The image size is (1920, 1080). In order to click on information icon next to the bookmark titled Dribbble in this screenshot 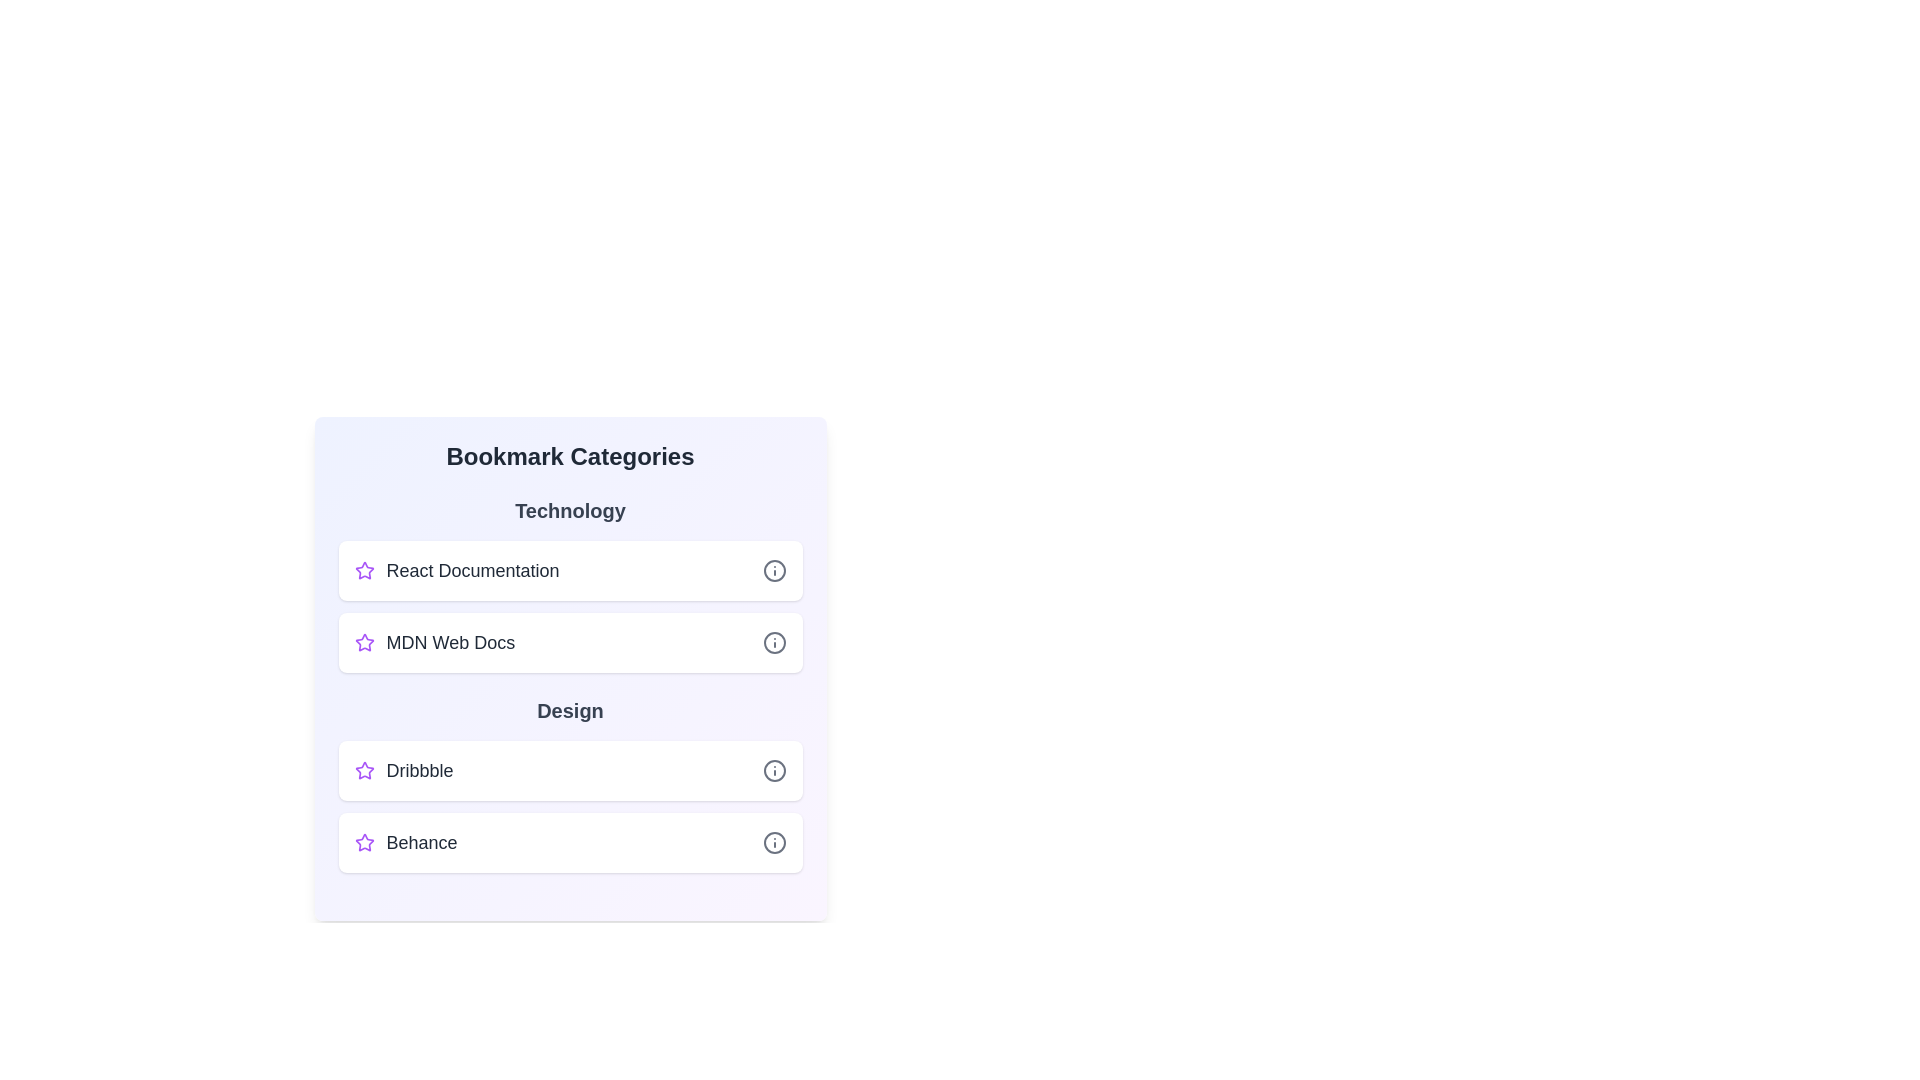, I will do `click(773, 770)`.